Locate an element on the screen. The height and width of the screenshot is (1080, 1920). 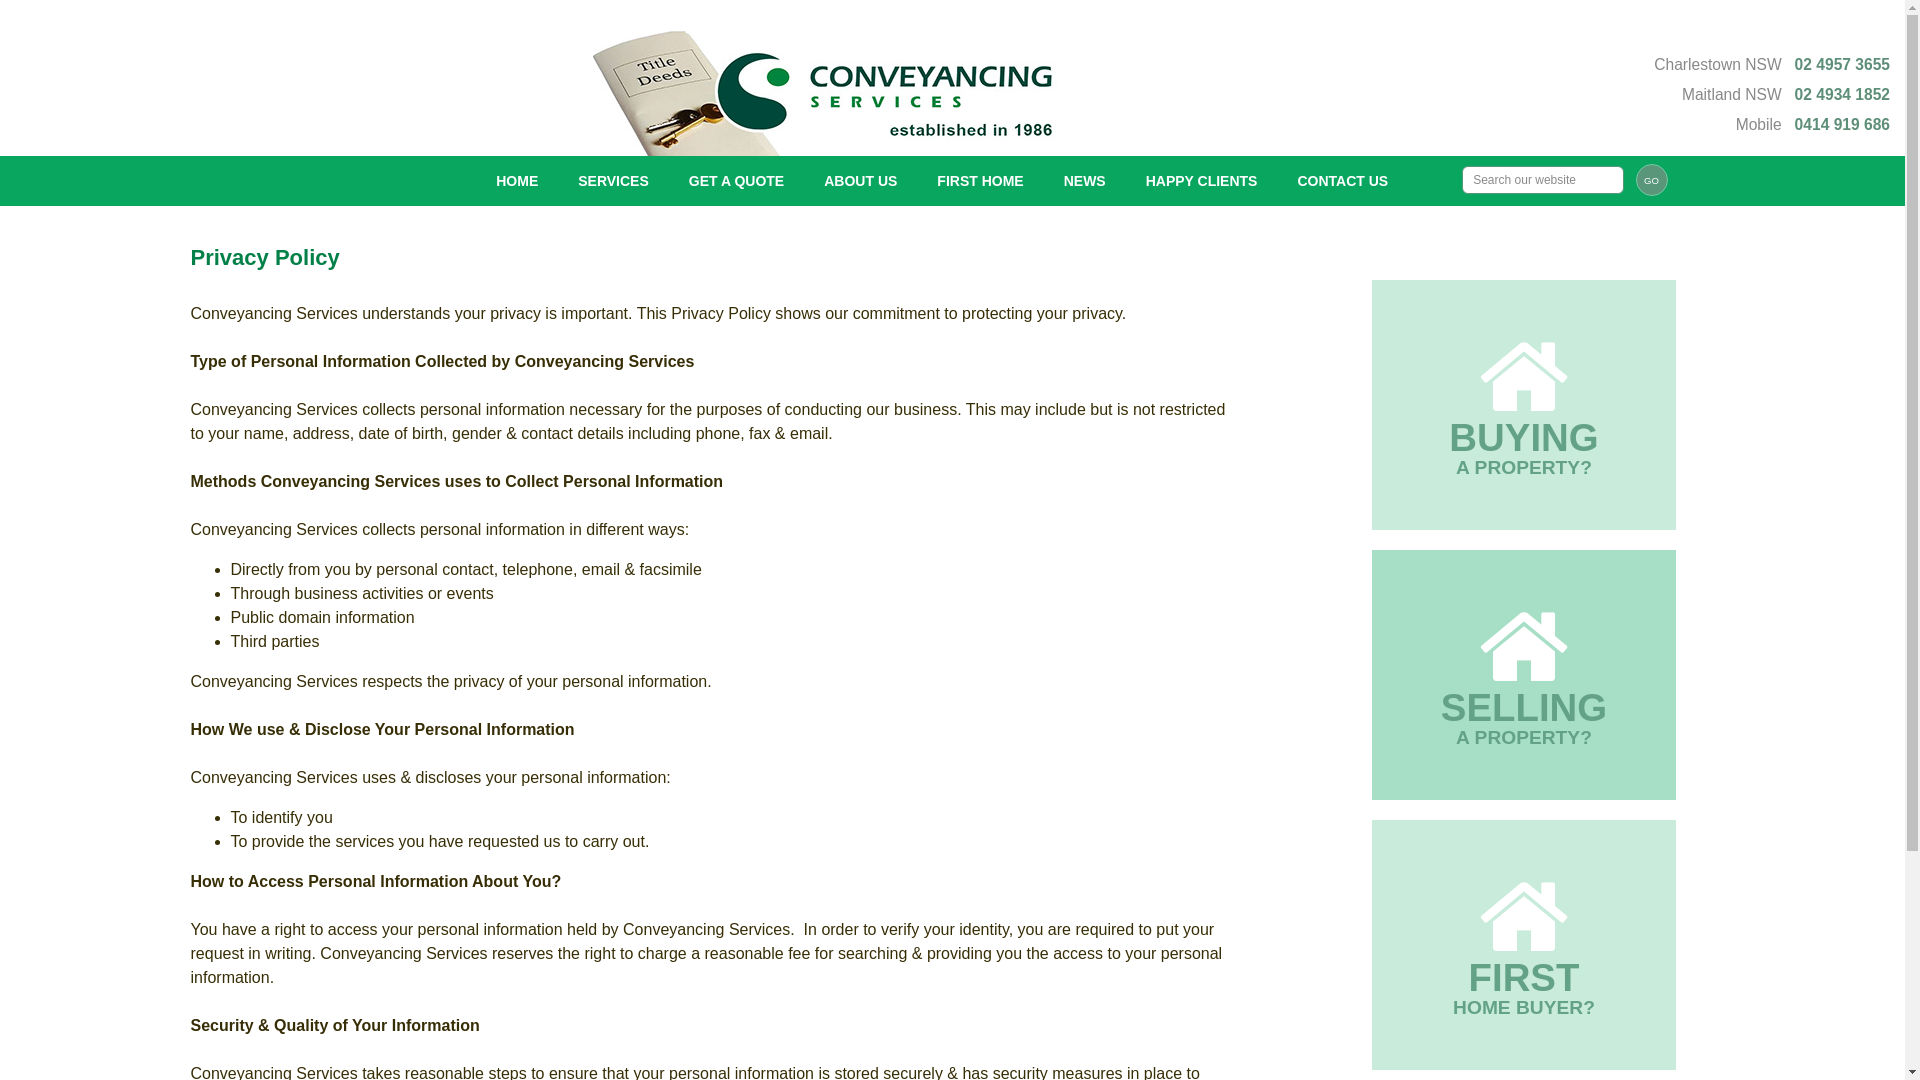
'Maitland NSW   02 4934 1852' is located at coordinates (1785, 94).